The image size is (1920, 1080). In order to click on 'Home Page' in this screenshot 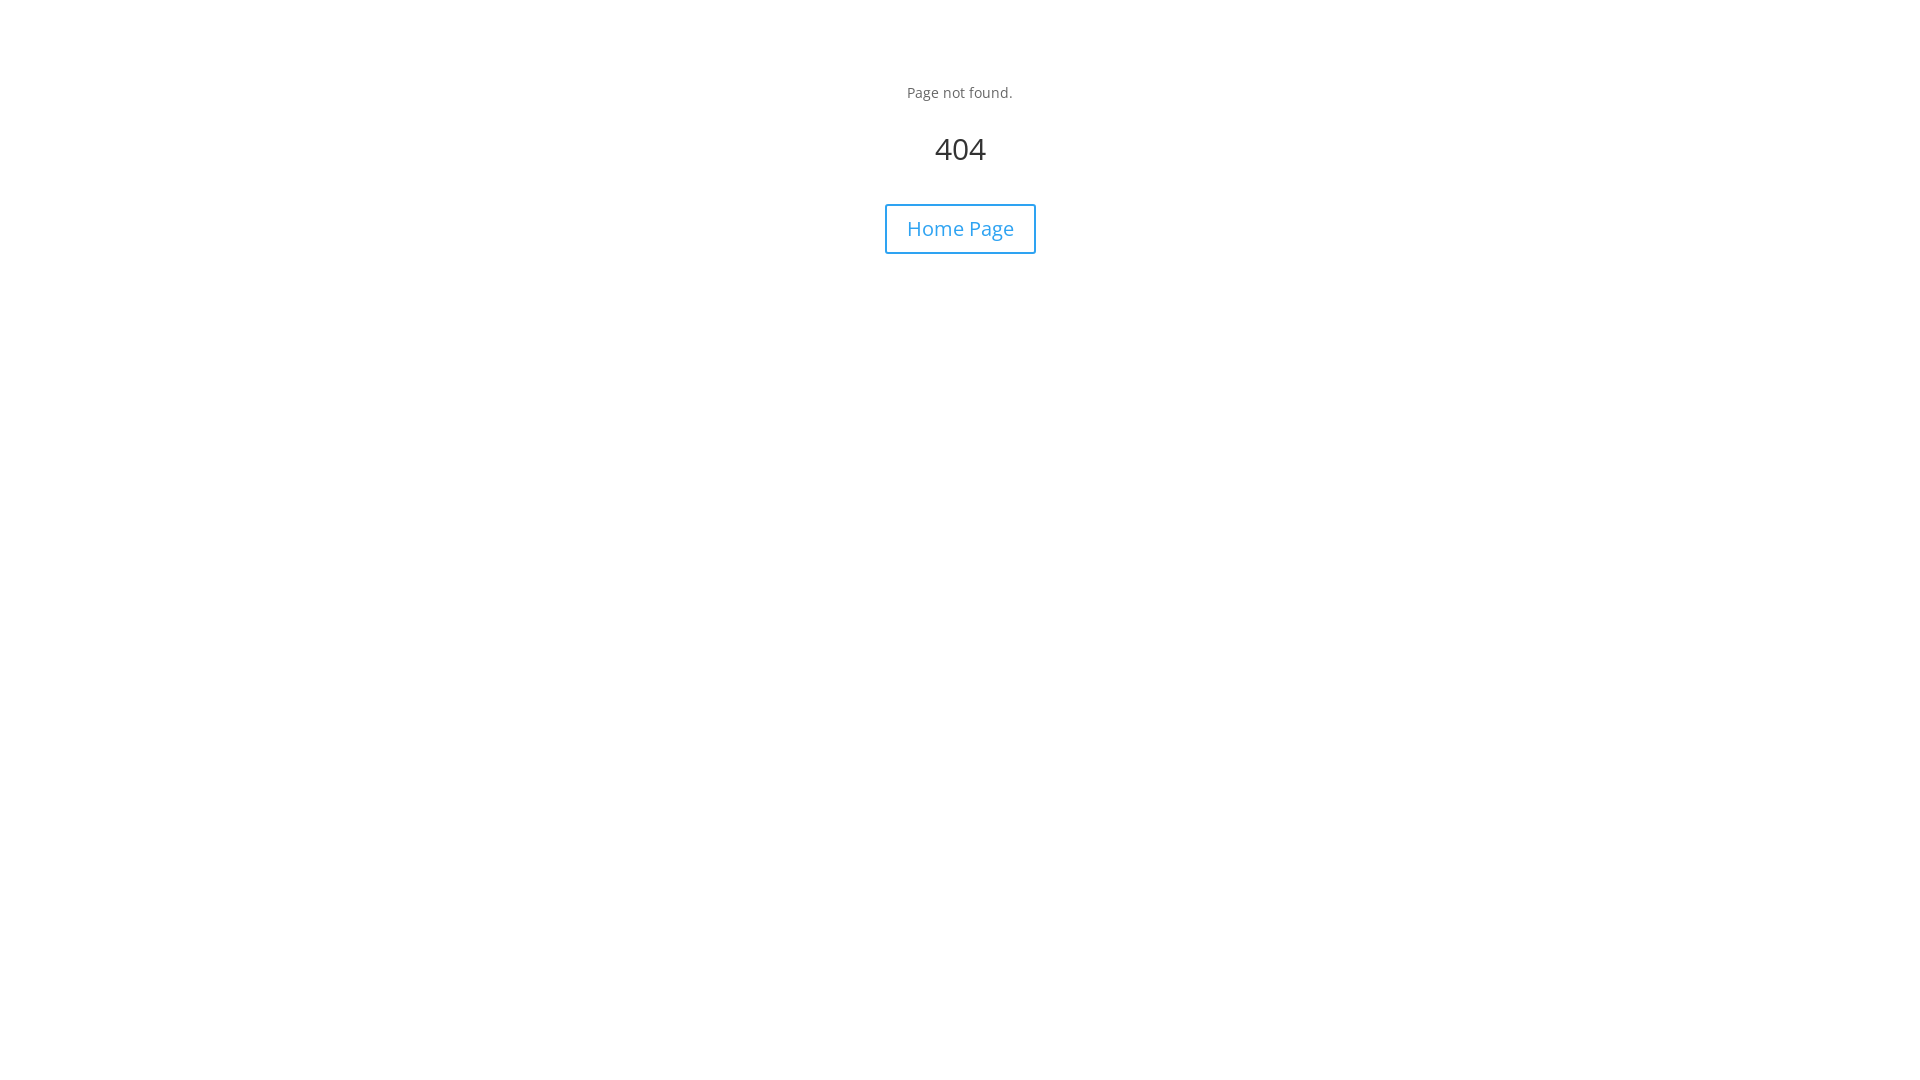, I will do `click(958, 227)`.